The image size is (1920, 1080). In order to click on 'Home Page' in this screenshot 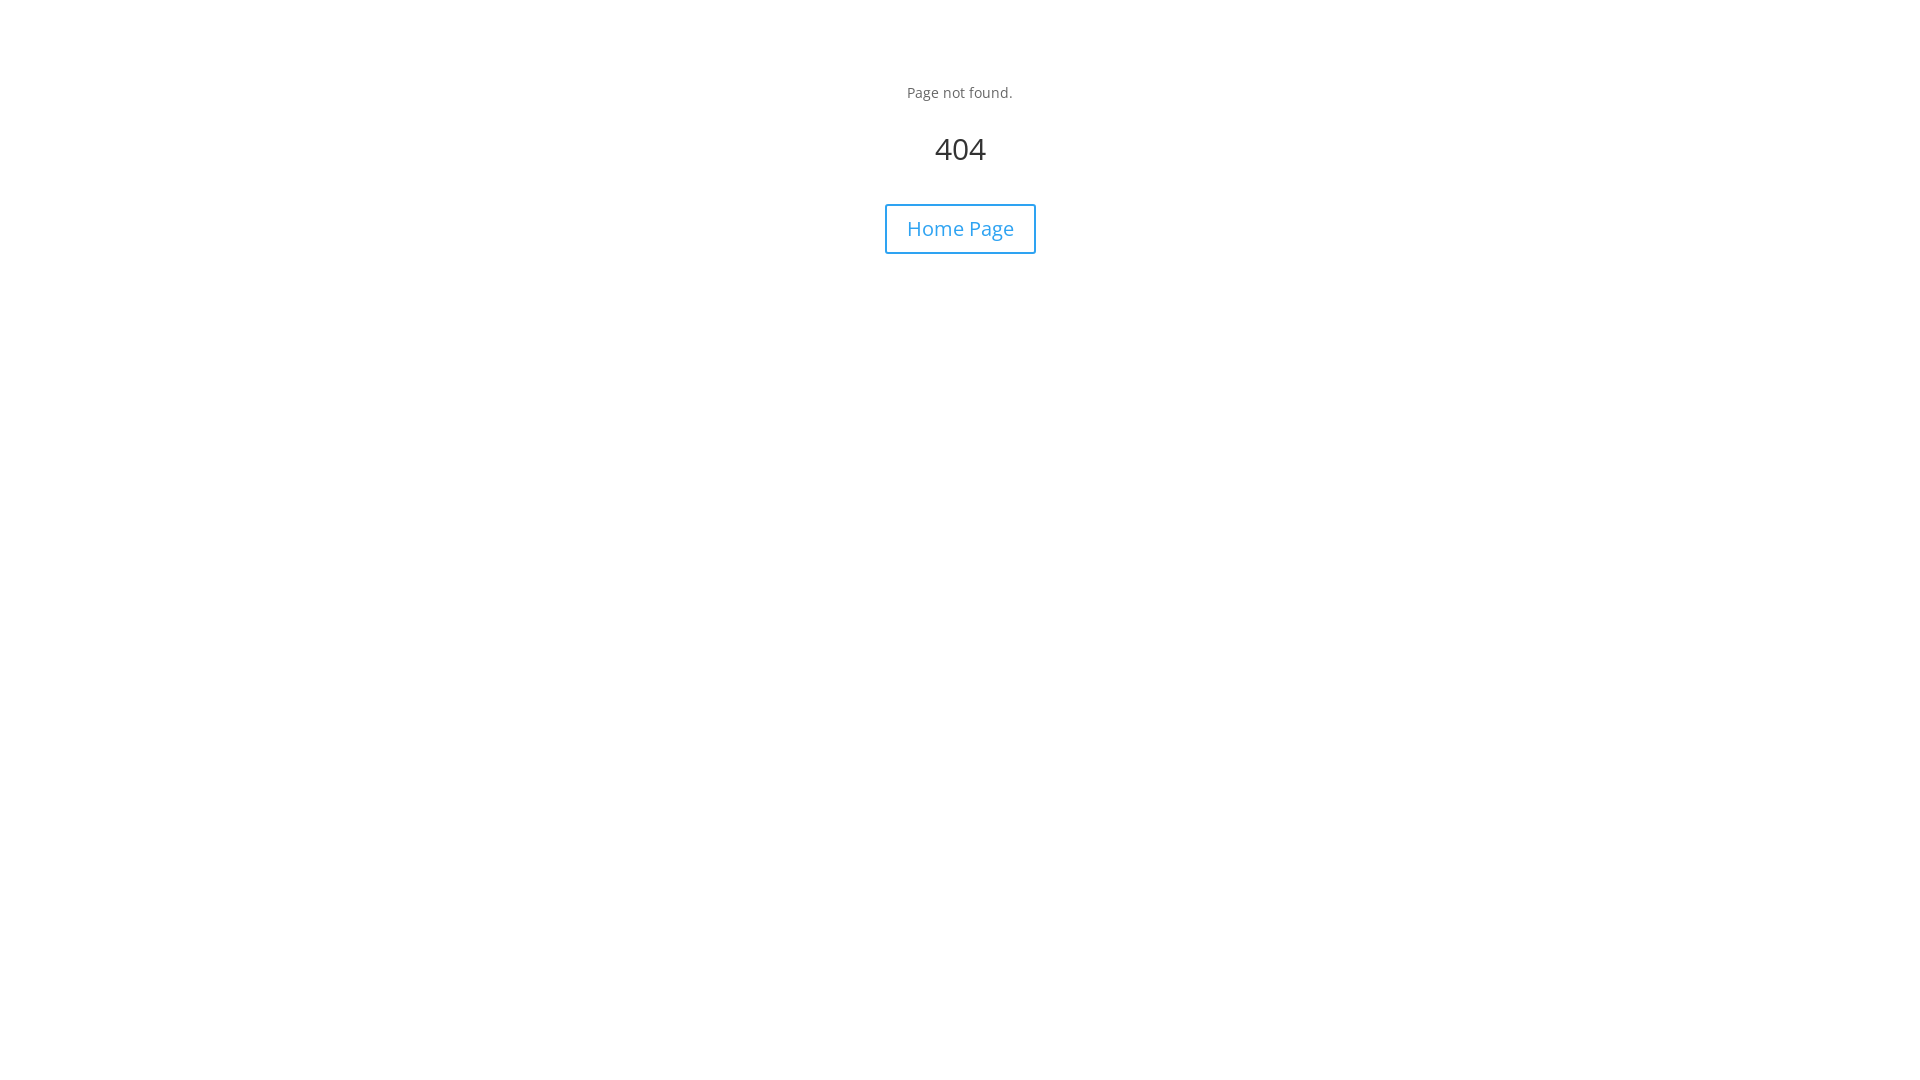, I will do `click(958, 227)`.